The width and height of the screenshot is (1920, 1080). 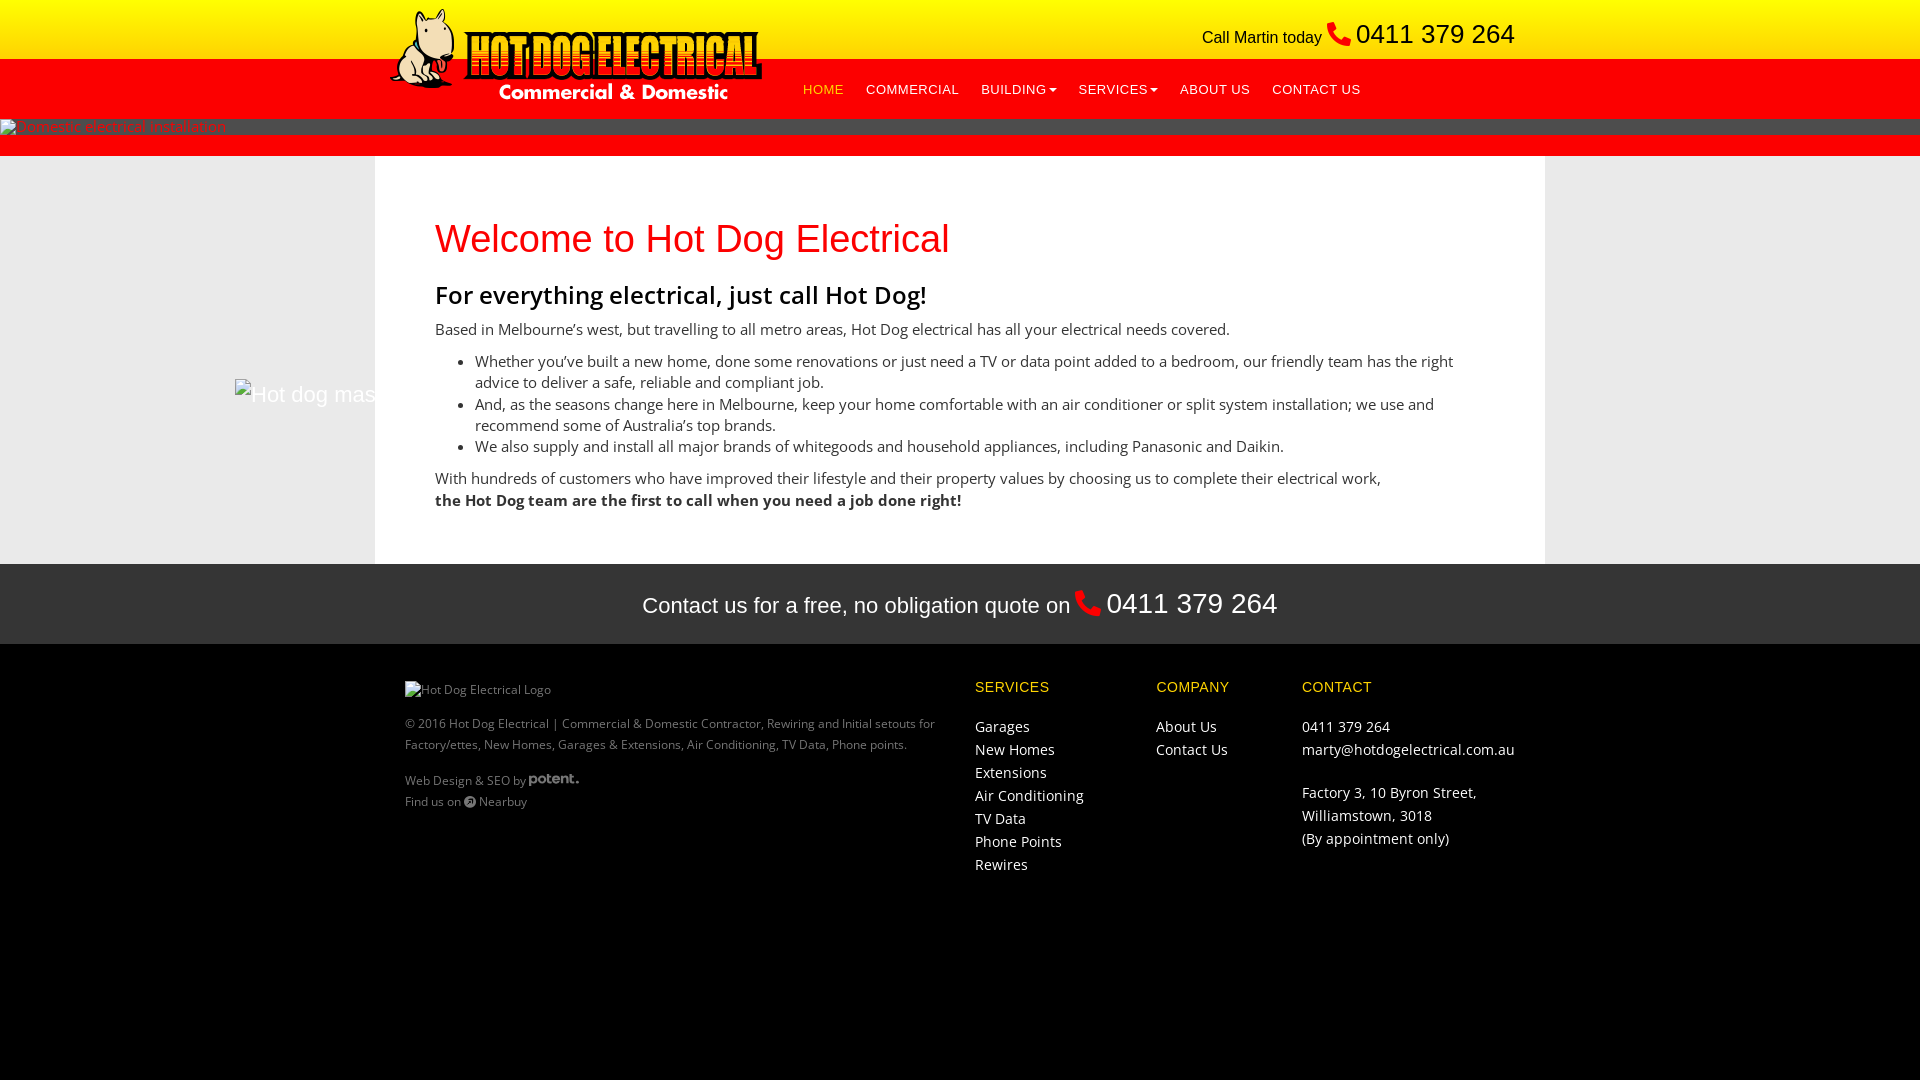 I want to click on 'New Homes', so click(x=1014, y=749).